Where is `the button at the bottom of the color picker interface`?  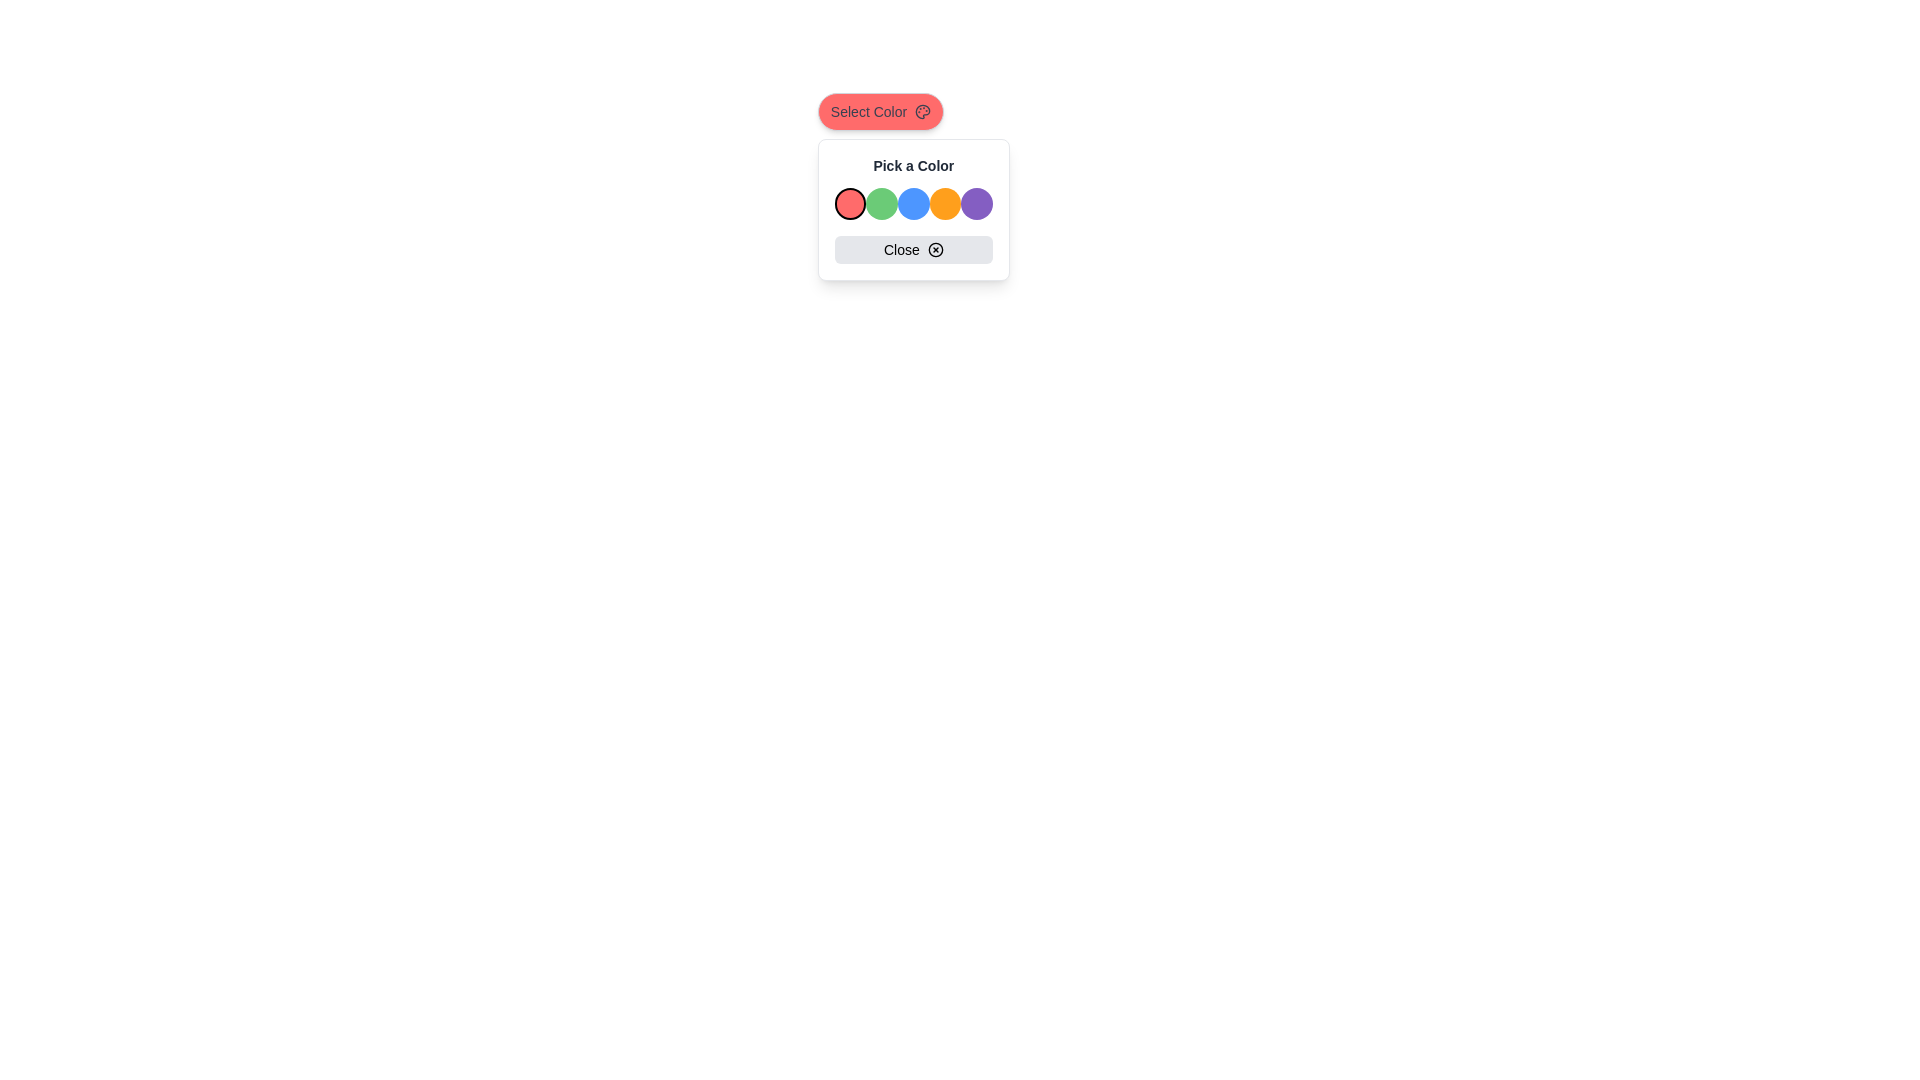 the button at the bottom of the color picker interface is located at coordinates (912, 249).